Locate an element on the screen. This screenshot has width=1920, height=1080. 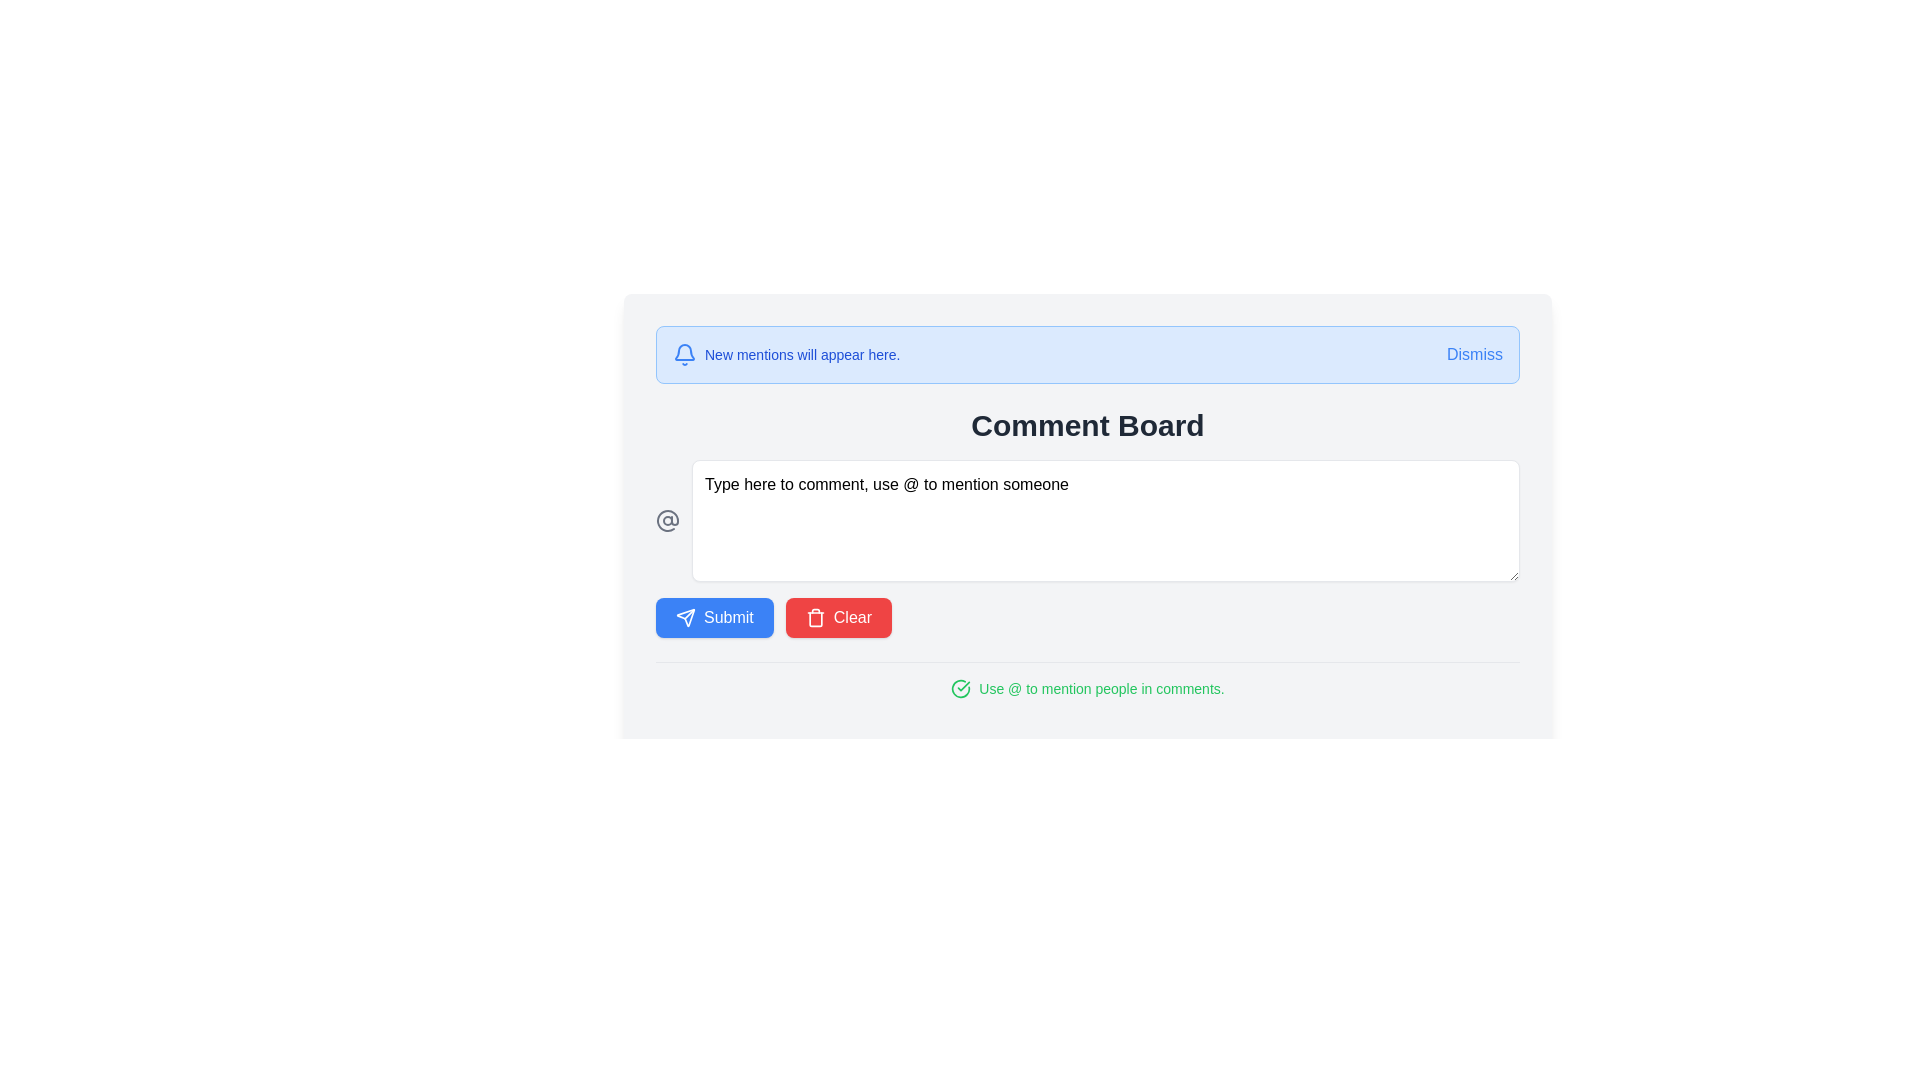
the informational row containing a green check icon and the text 'Use @ to mention people in comments.' is located at coordinates (1087, 688).